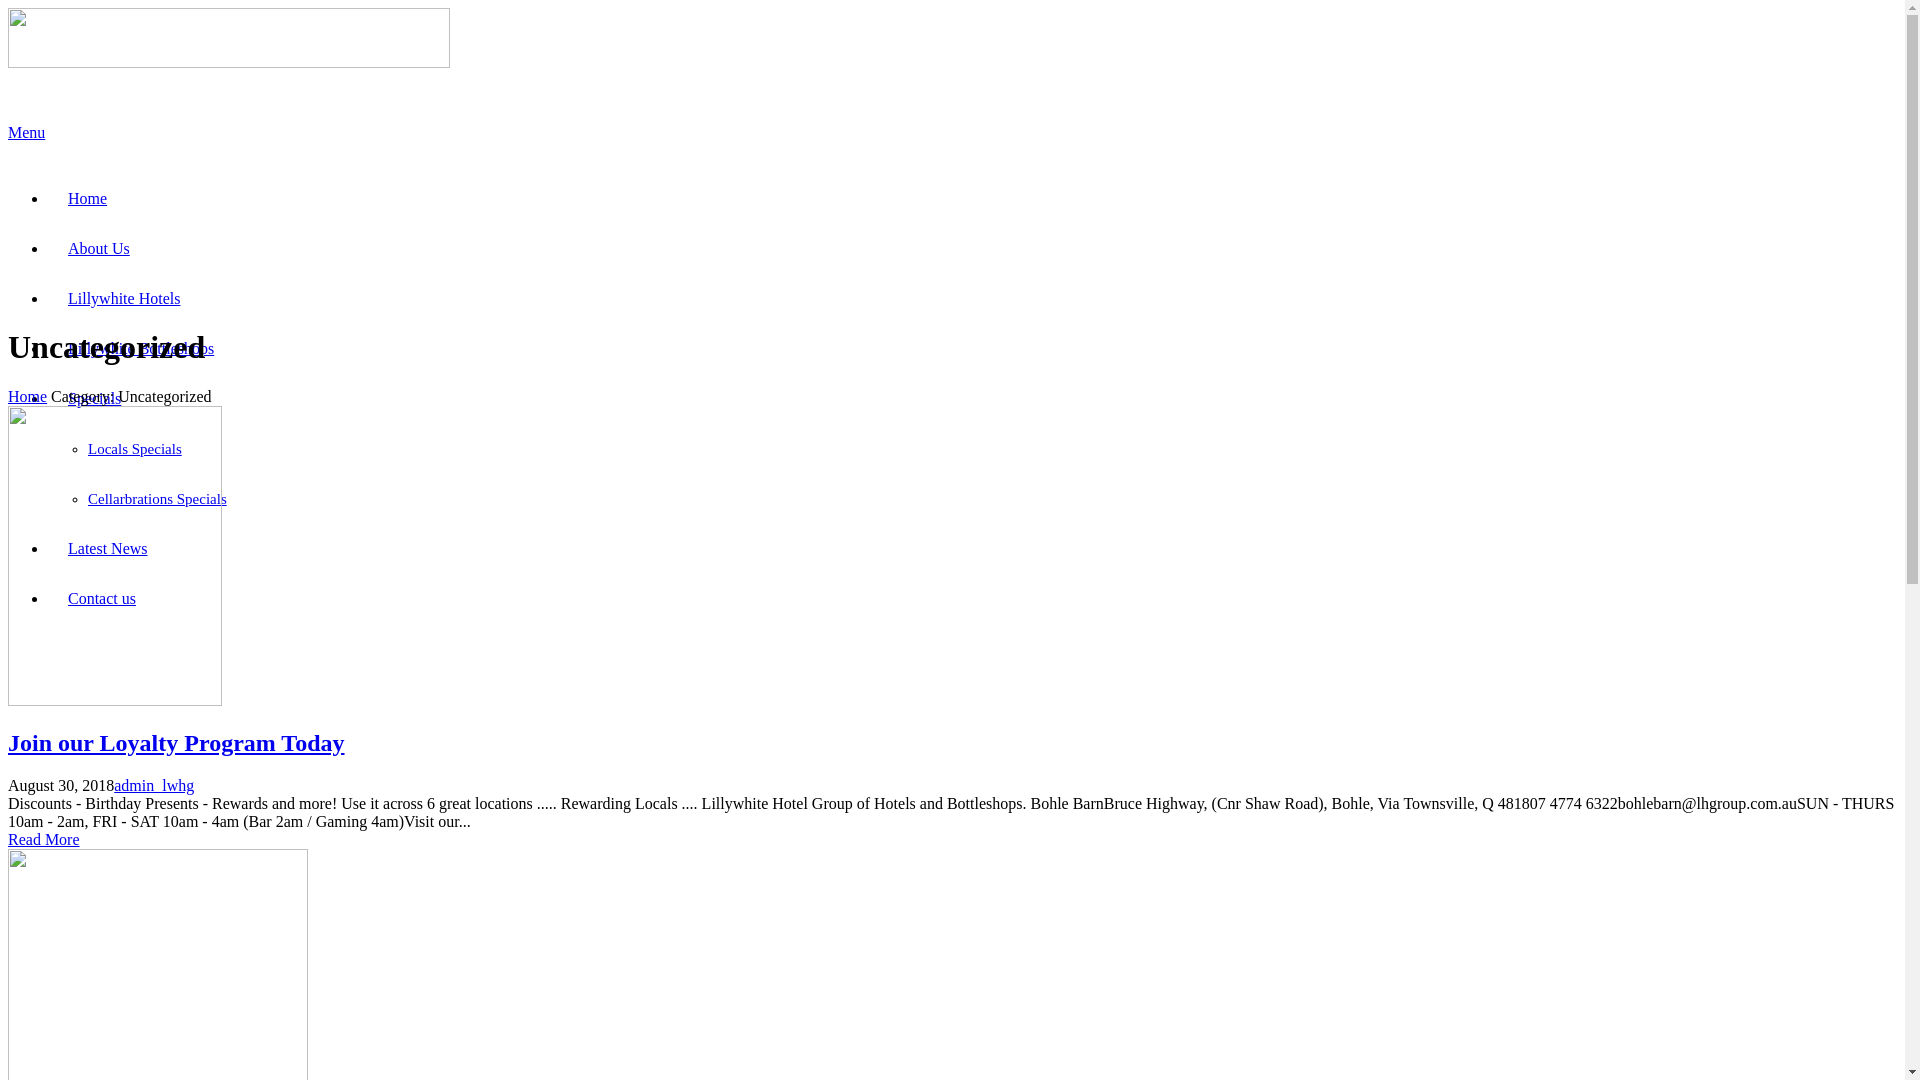 This screenshot has width=1920, height=1080. What do you see at coordinates (86, 198) in the screenshot?
I see `'Home'` at bounding box center [86, 198].